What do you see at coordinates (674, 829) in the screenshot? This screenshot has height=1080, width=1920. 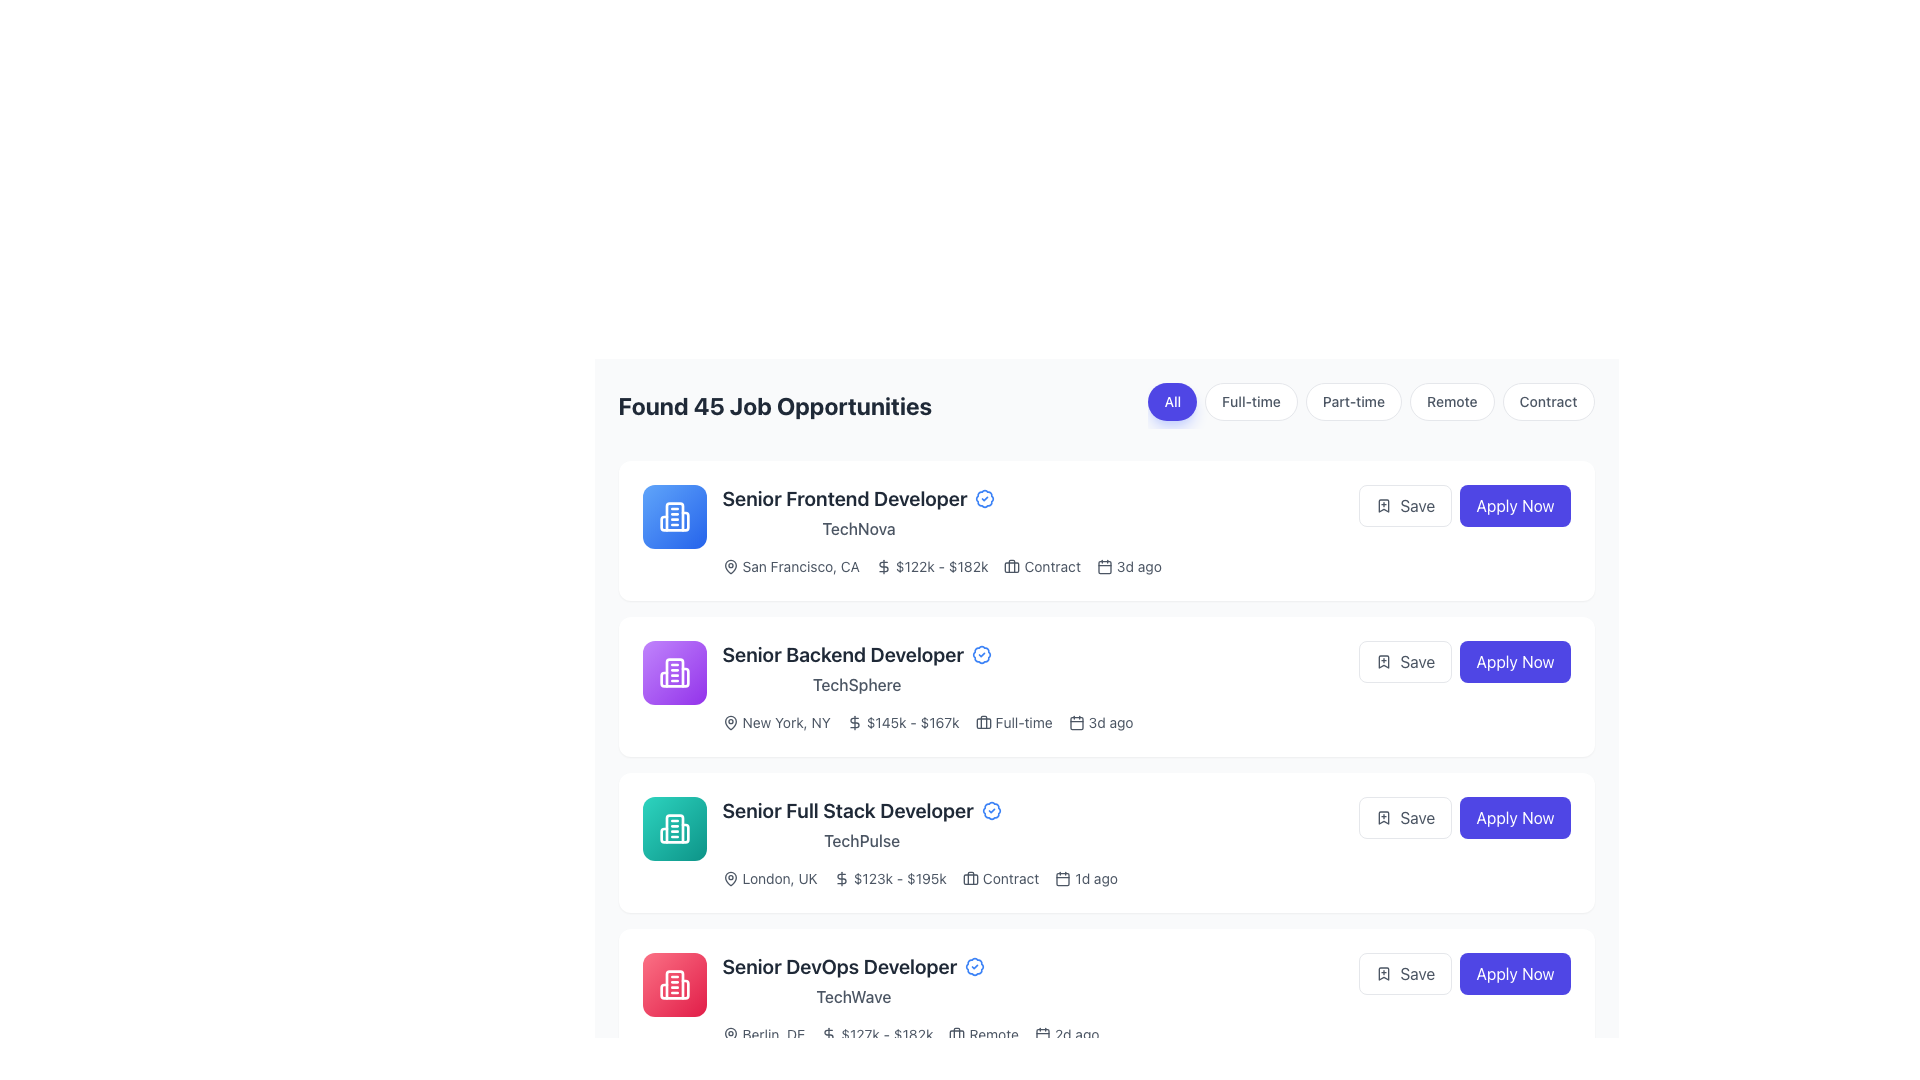 I see `the building icon with a white outline on a green background, which is part of the job listing for 'Senior Full Stack Developer' located in the third job card` at bounding box center [674, 829].